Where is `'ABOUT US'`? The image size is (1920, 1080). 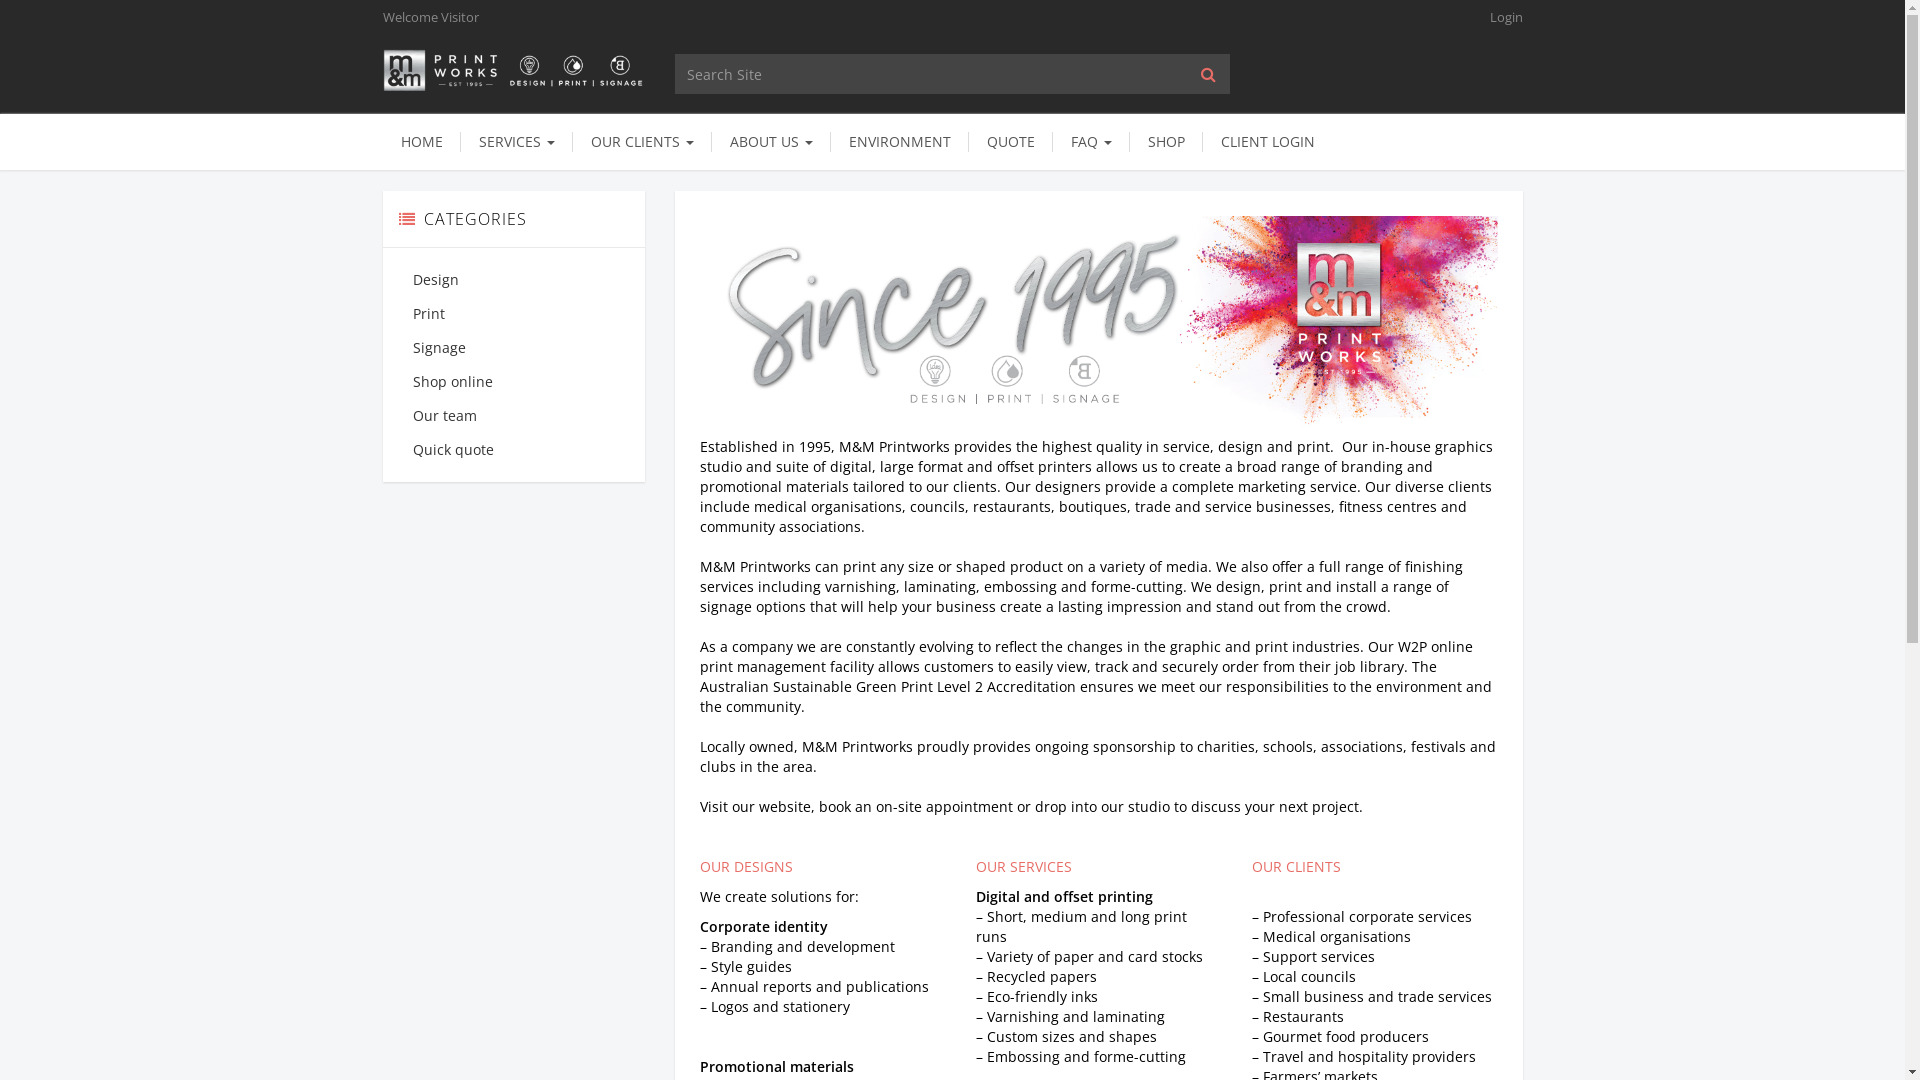 'ABOUT US' is located at coordinates (770, 141).